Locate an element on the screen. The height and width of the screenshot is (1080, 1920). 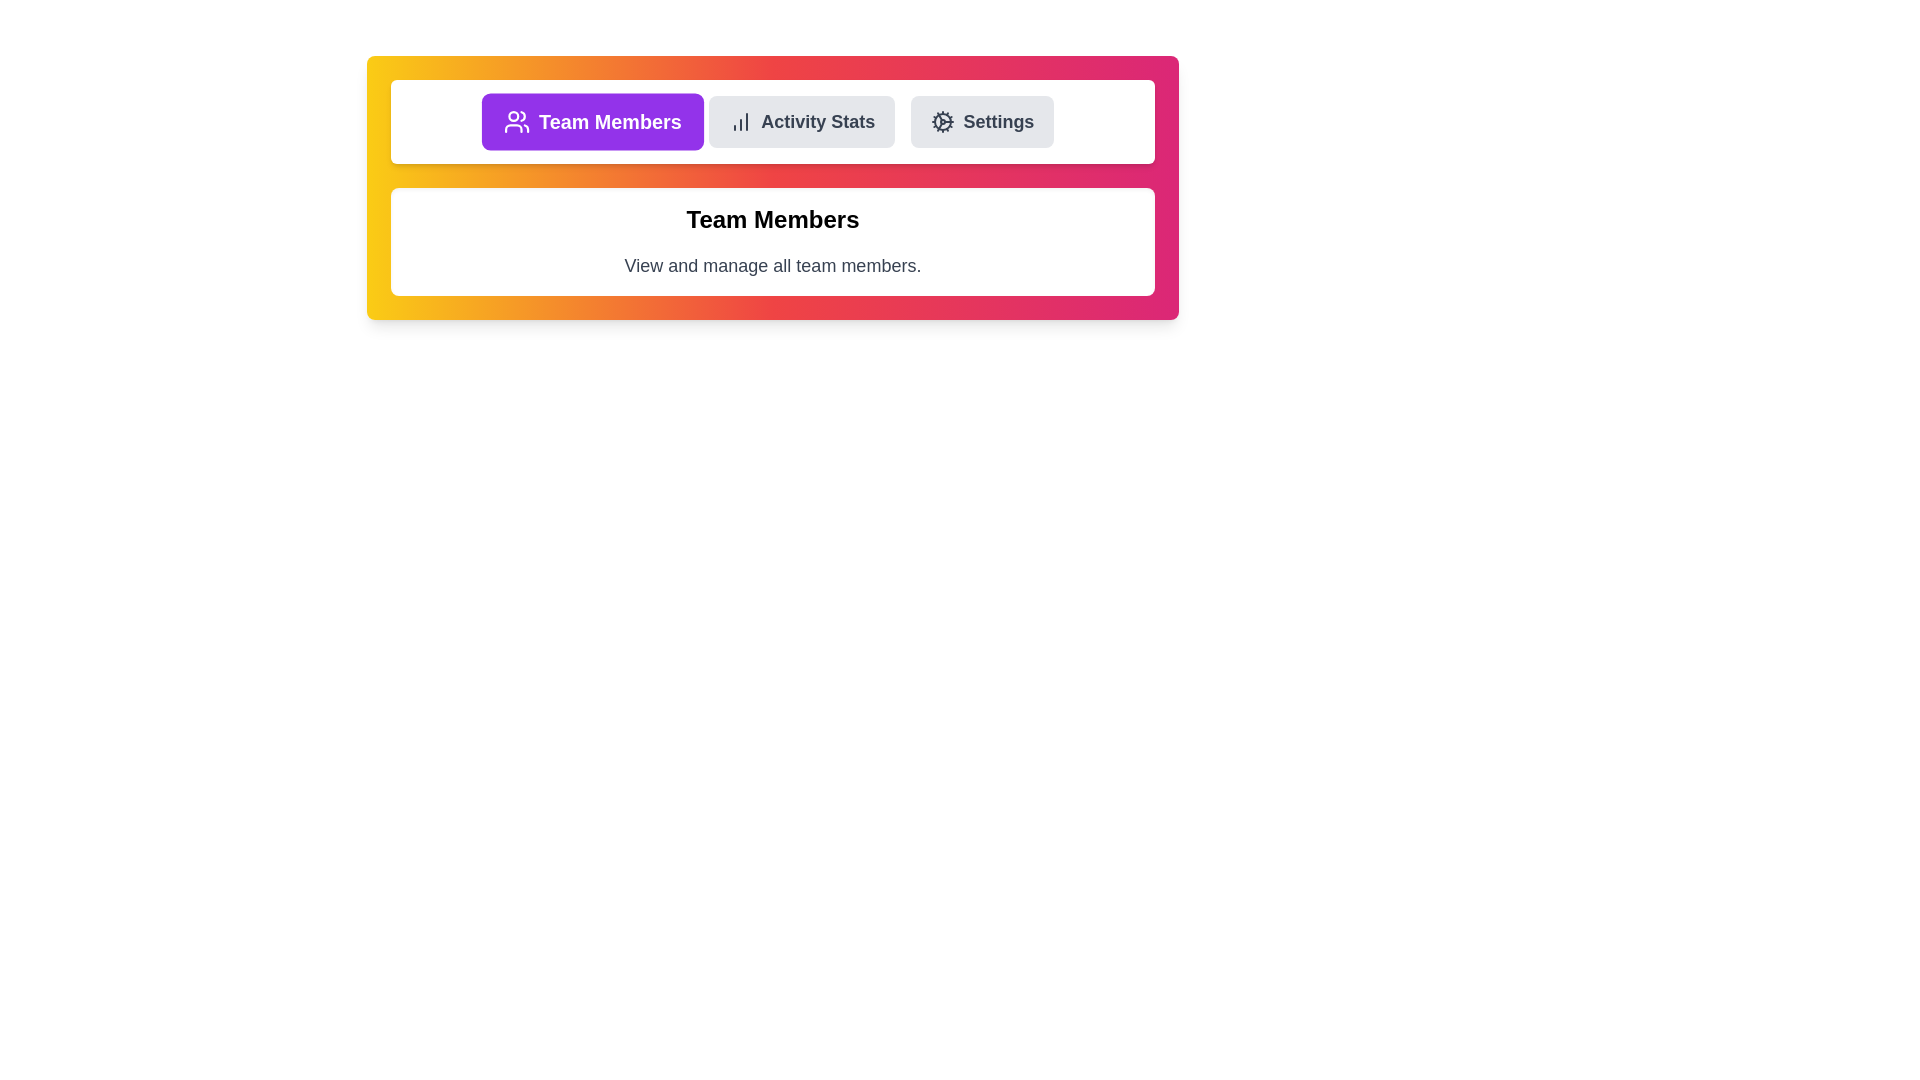
the tab labeled Team Members is located at coordinates (591, 122).